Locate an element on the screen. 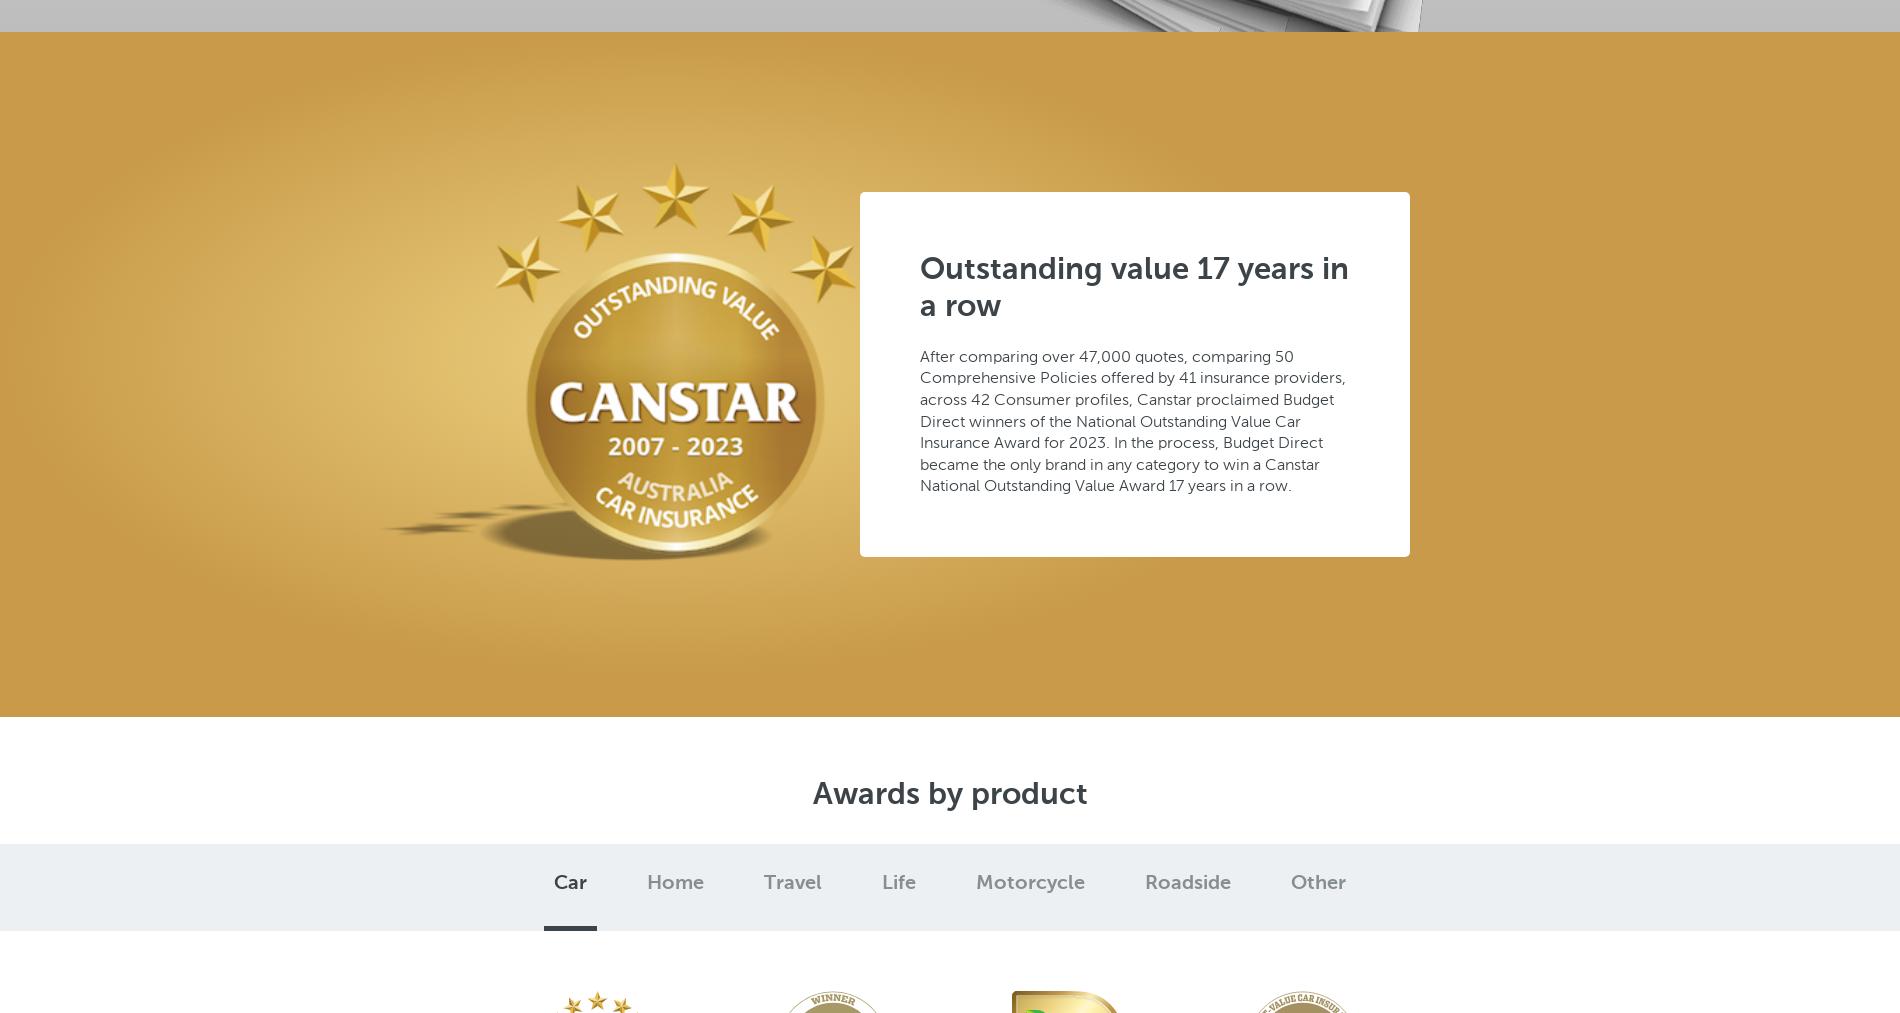 Image resolution: width=1900 pixels, height=1013 pixels. 'After comparing over 47,000 quotes, comparing 50 Comprehensive Policies offered by 41 insurance providers, across 42 Consumer profiles, Canstar proclaimed Budget Direct winners of the National Outstanding Value Car Insurance Award for 2023. In the process, Budget Direct became the only brand in any category to win a Canstar National Outstanding Value Award 17 years in a row.' is located at coordinates (1132, 419).